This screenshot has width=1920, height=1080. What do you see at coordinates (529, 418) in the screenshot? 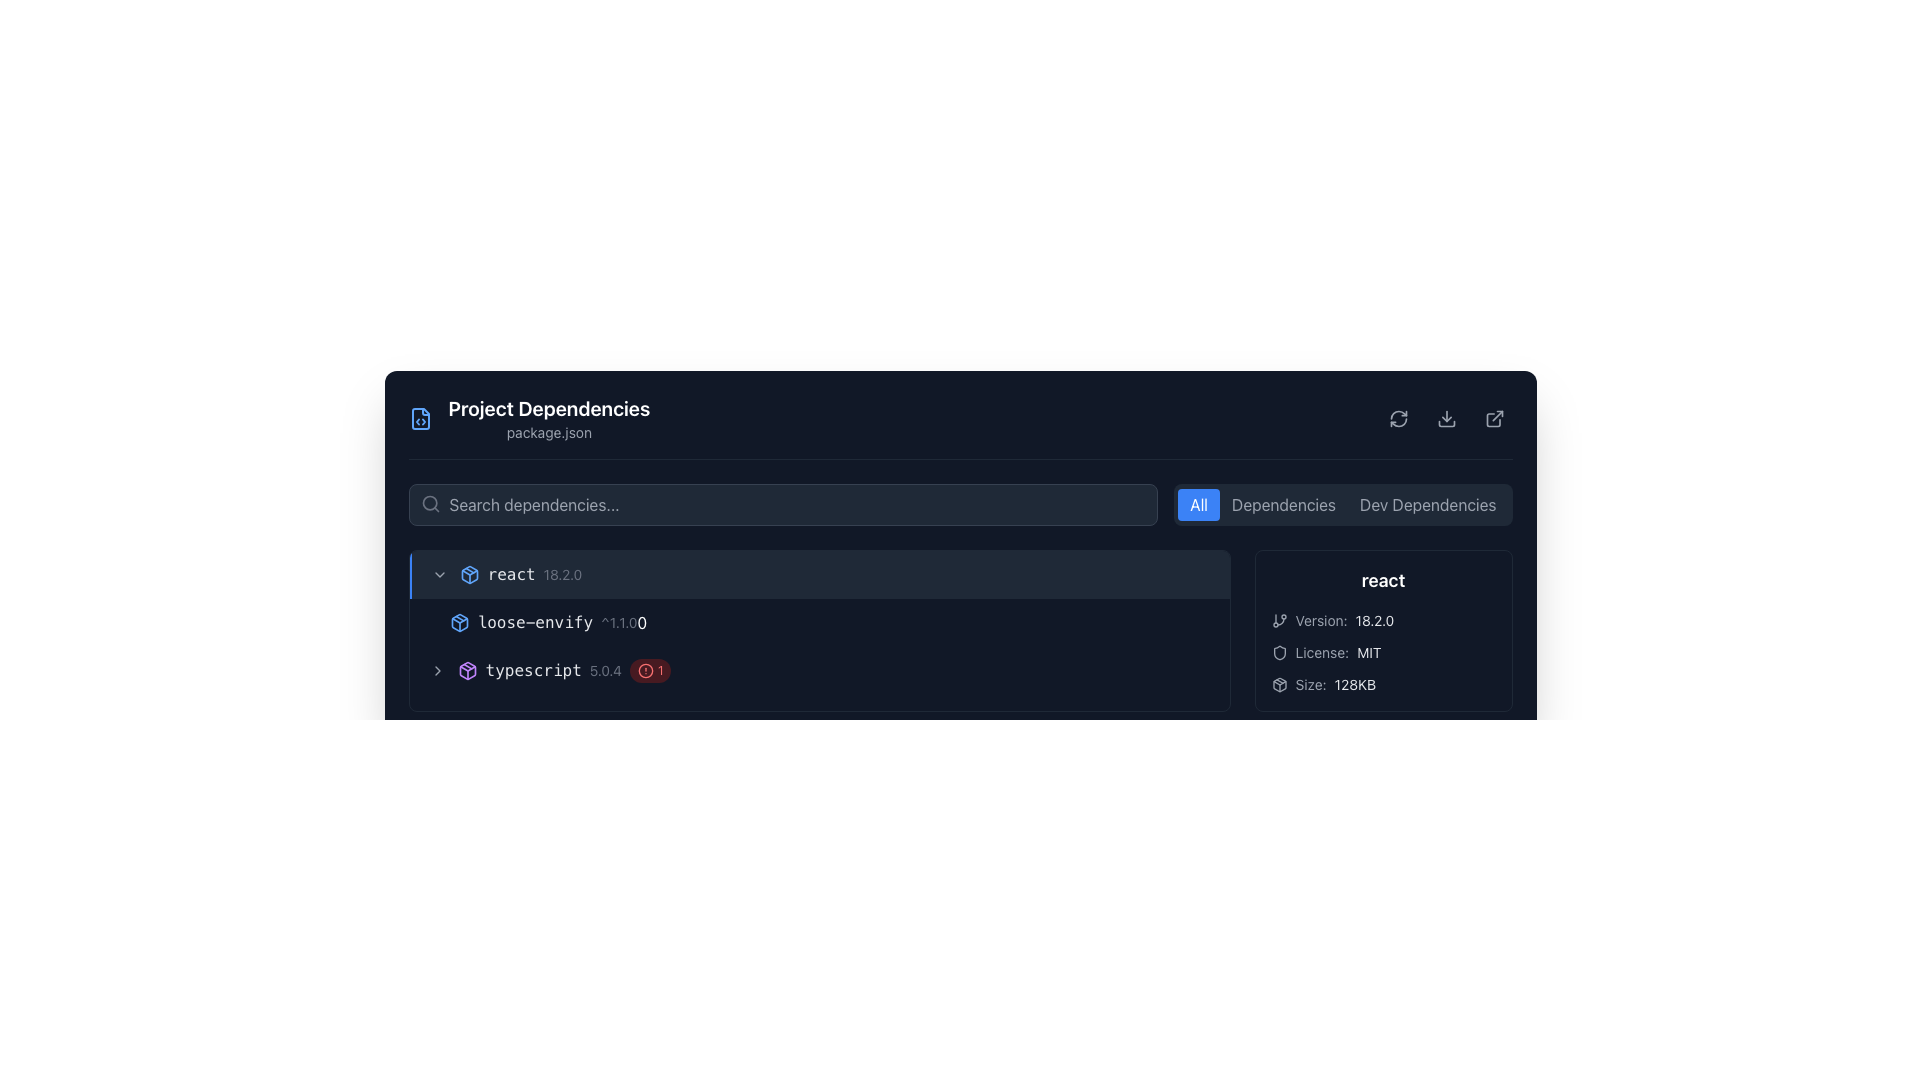
I see `the UI section header titled 'Project Dependencies' which includes an icon of a document with a blue outline and the text 'package.json' below it` at bounding box center [529, 418].